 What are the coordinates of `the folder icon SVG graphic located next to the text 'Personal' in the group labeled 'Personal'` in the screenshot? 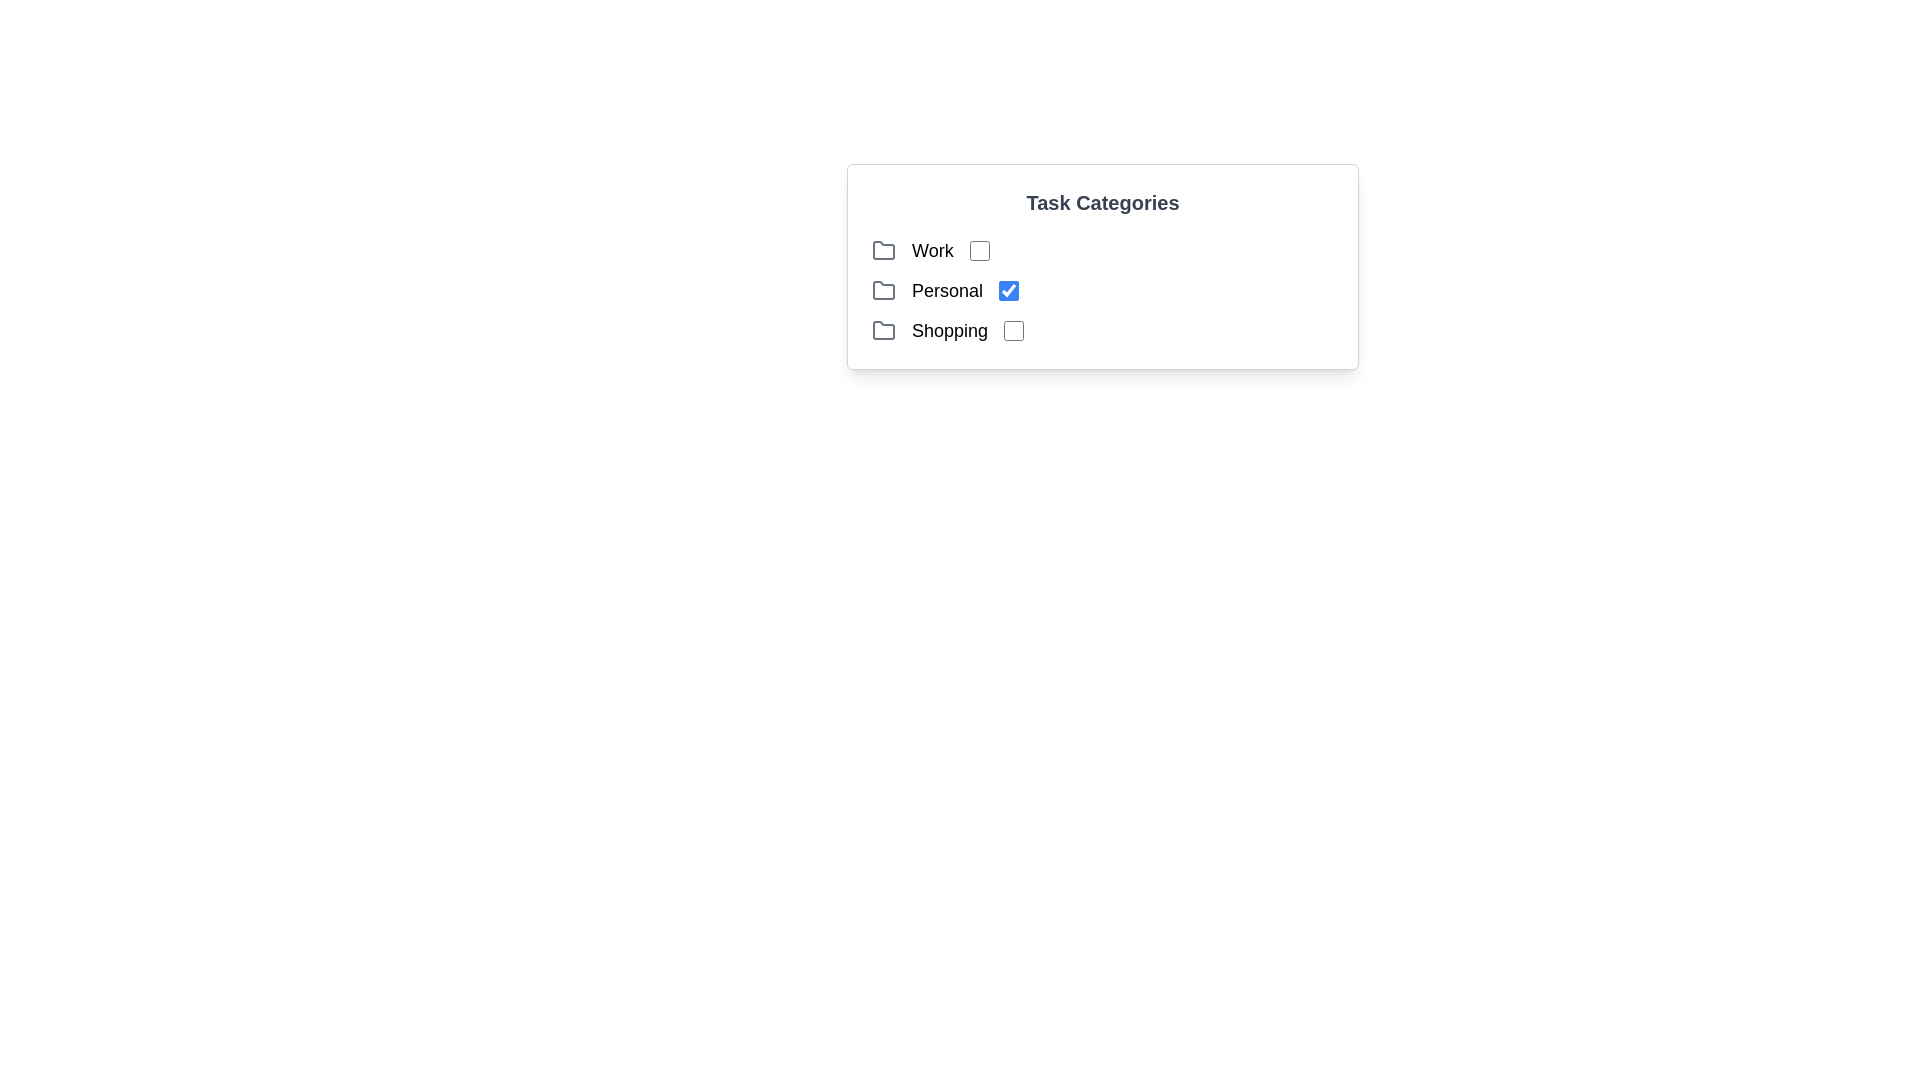 It's located at (882, 290).